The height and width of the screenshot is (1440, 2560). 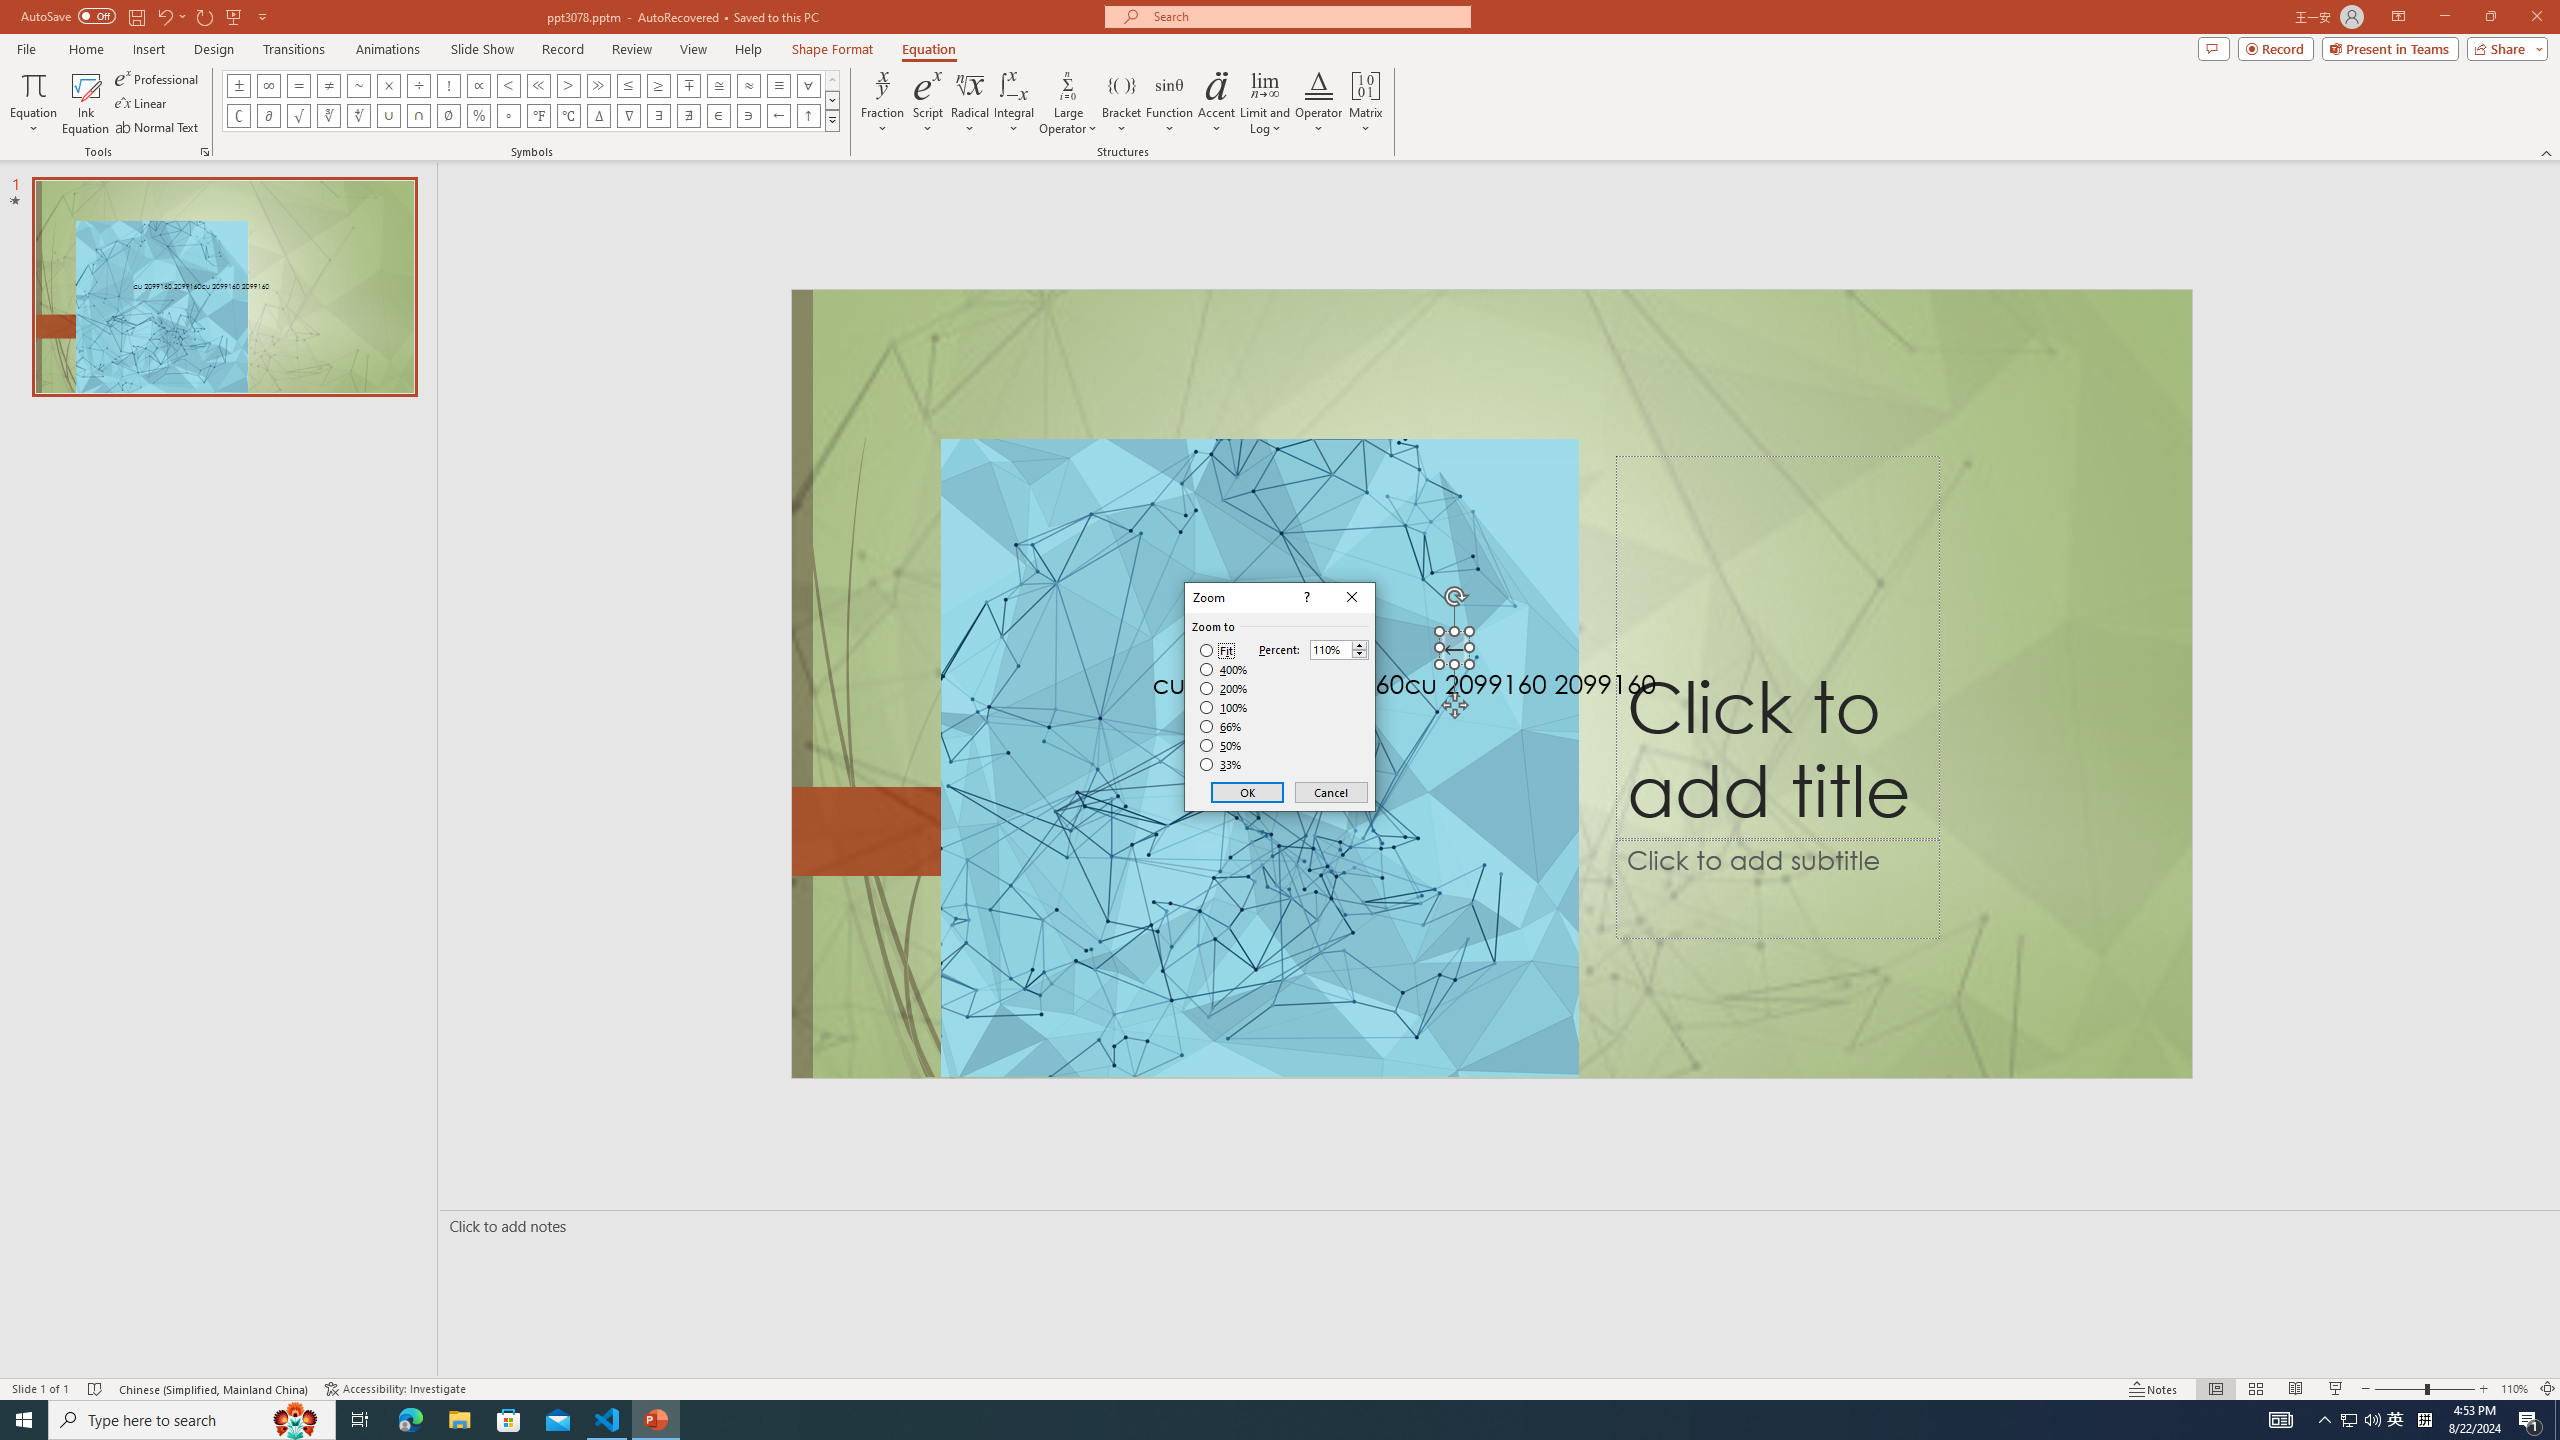 What do you see at coordinates (158, 127) in the screenshot?
I see `'Normal Text'` at bounding box center [158, 127].